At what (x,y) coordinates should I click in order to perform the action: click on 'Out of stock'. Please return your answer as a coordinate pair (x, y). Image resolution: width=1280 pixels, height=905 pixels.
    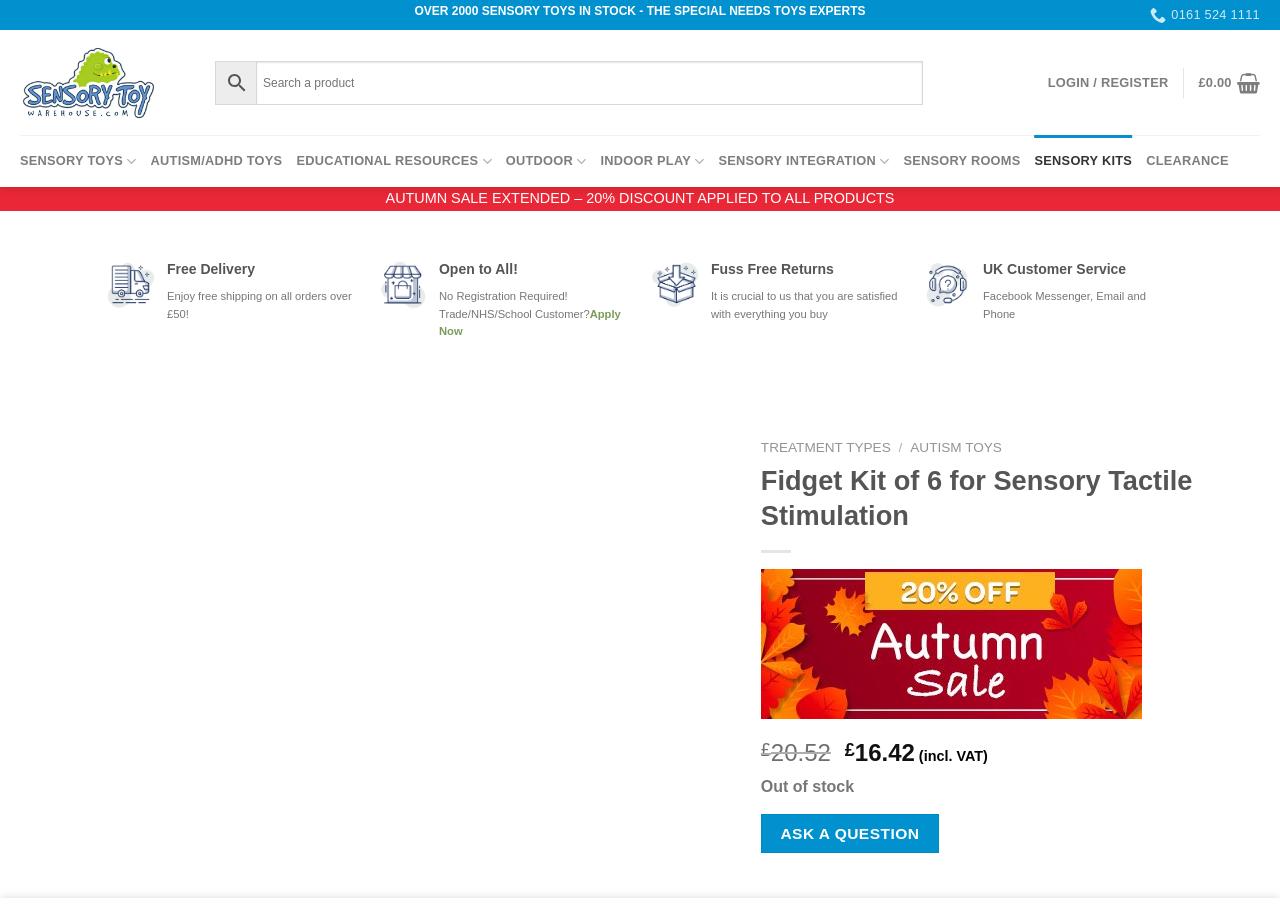
    Looking at the image, I should click on (759, 785).